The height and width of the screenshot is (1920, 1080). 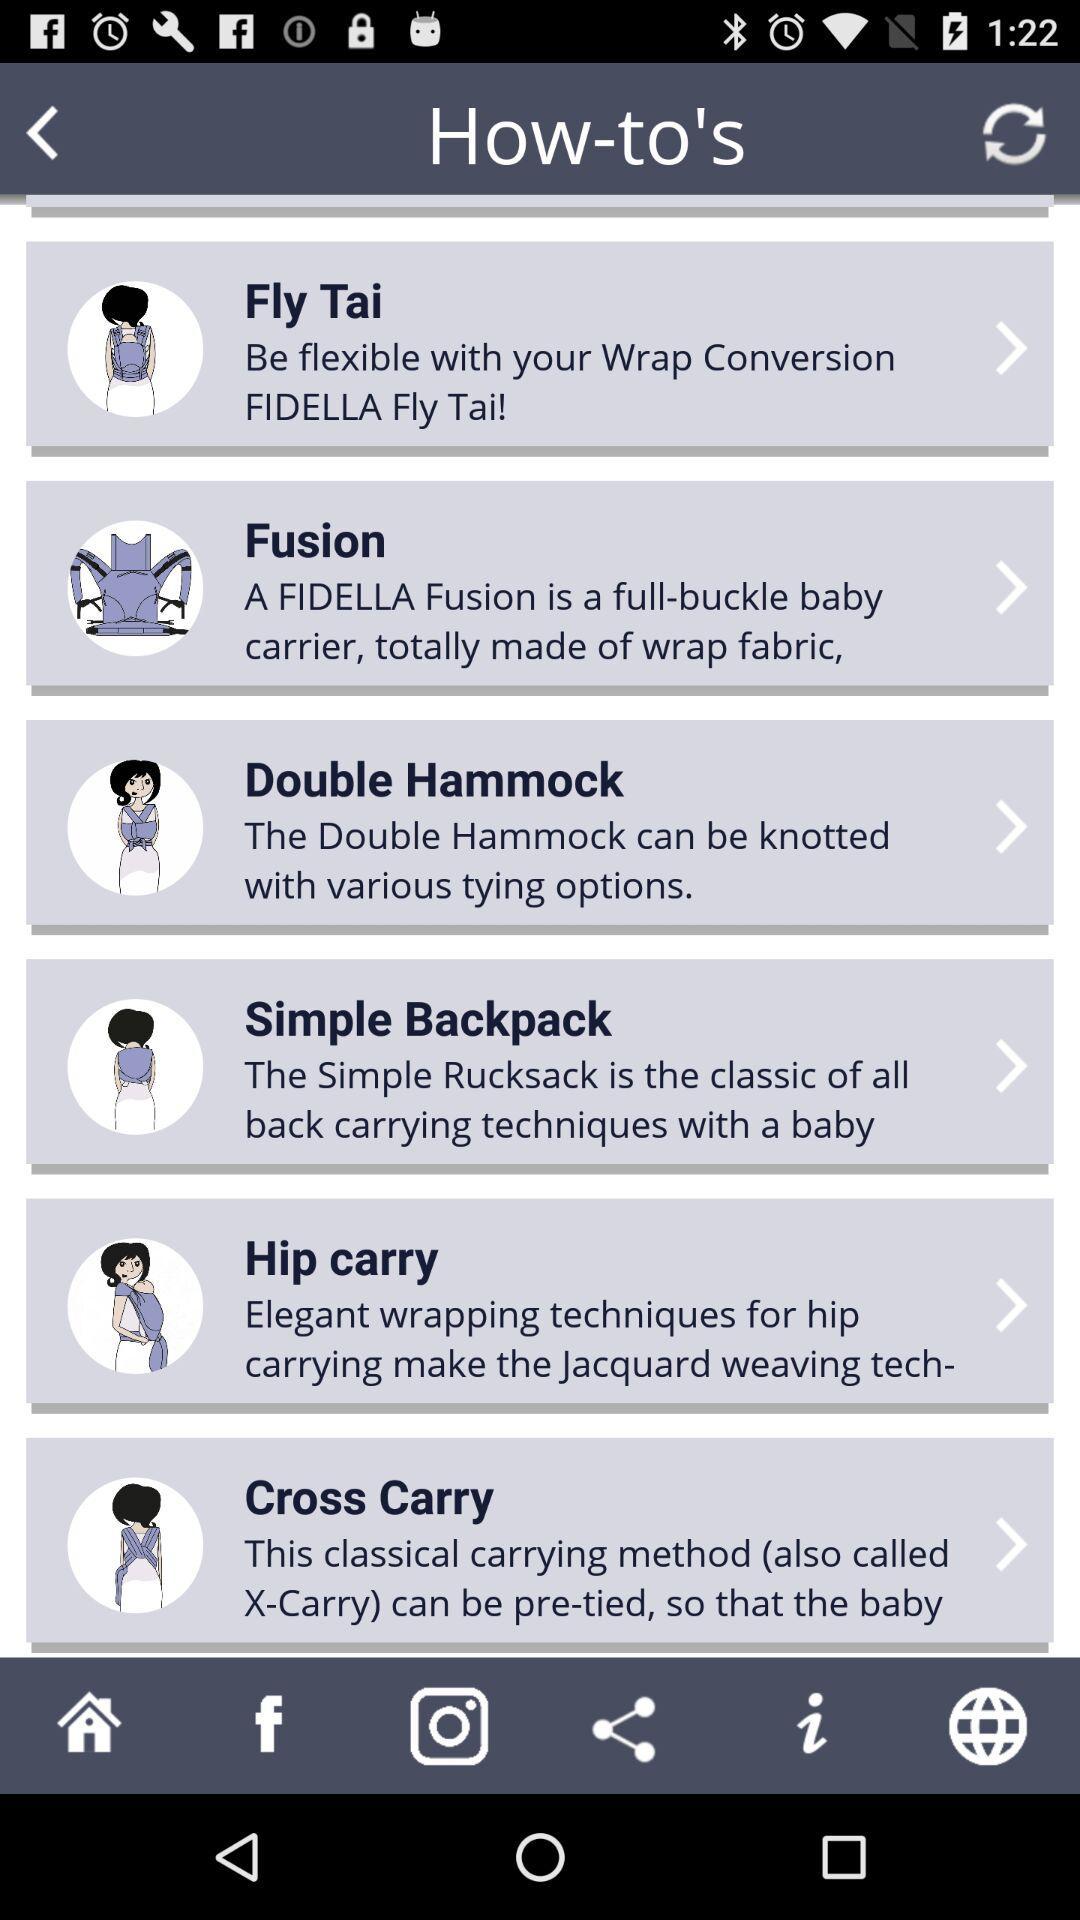 What do you see at coordinates (810, 1724) in the screenshot?
I see `additional info` at bounding box center [810, 1724].